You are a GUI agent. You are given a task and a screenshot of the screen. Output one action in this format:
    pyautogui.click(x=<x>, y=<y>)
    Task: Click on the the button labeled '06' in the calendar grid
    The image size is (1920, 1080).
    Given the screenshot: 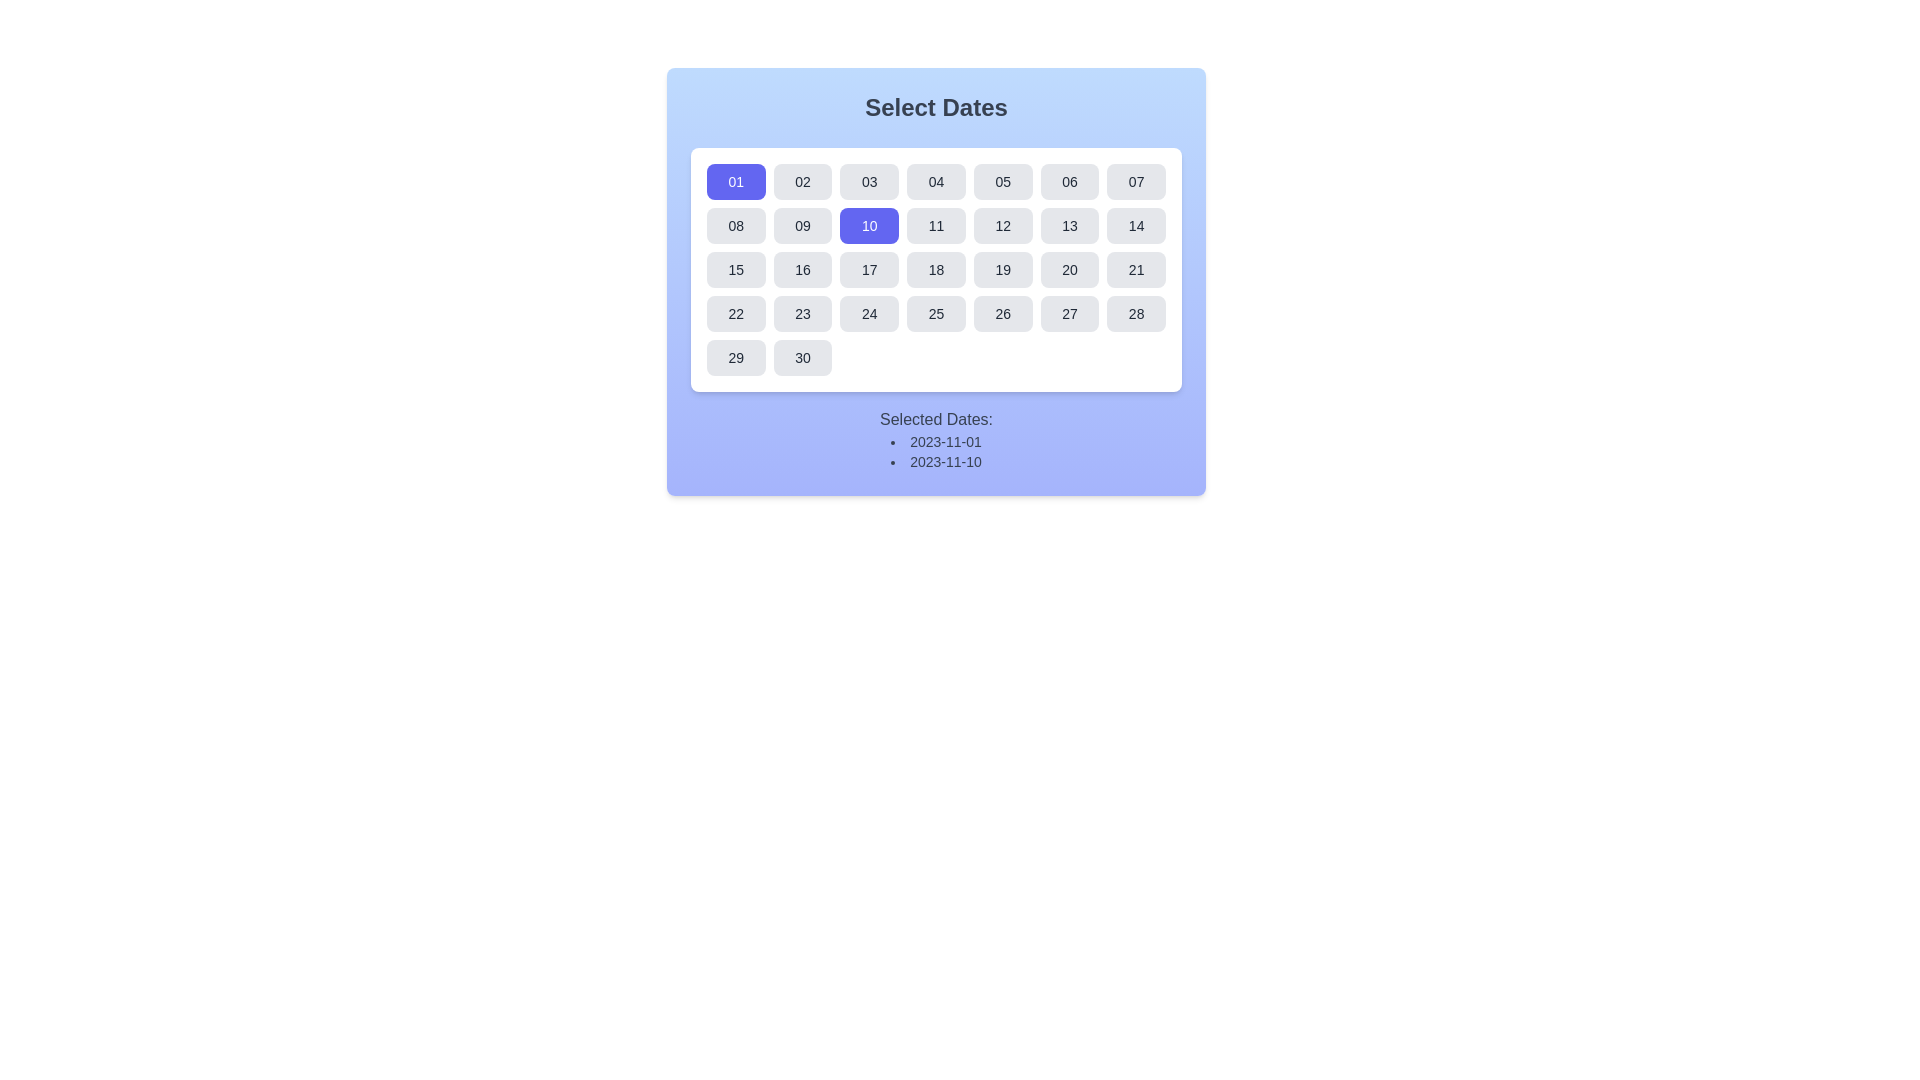 What is the action you would take?
    pyautogui.click(x=1069, y=181)
    